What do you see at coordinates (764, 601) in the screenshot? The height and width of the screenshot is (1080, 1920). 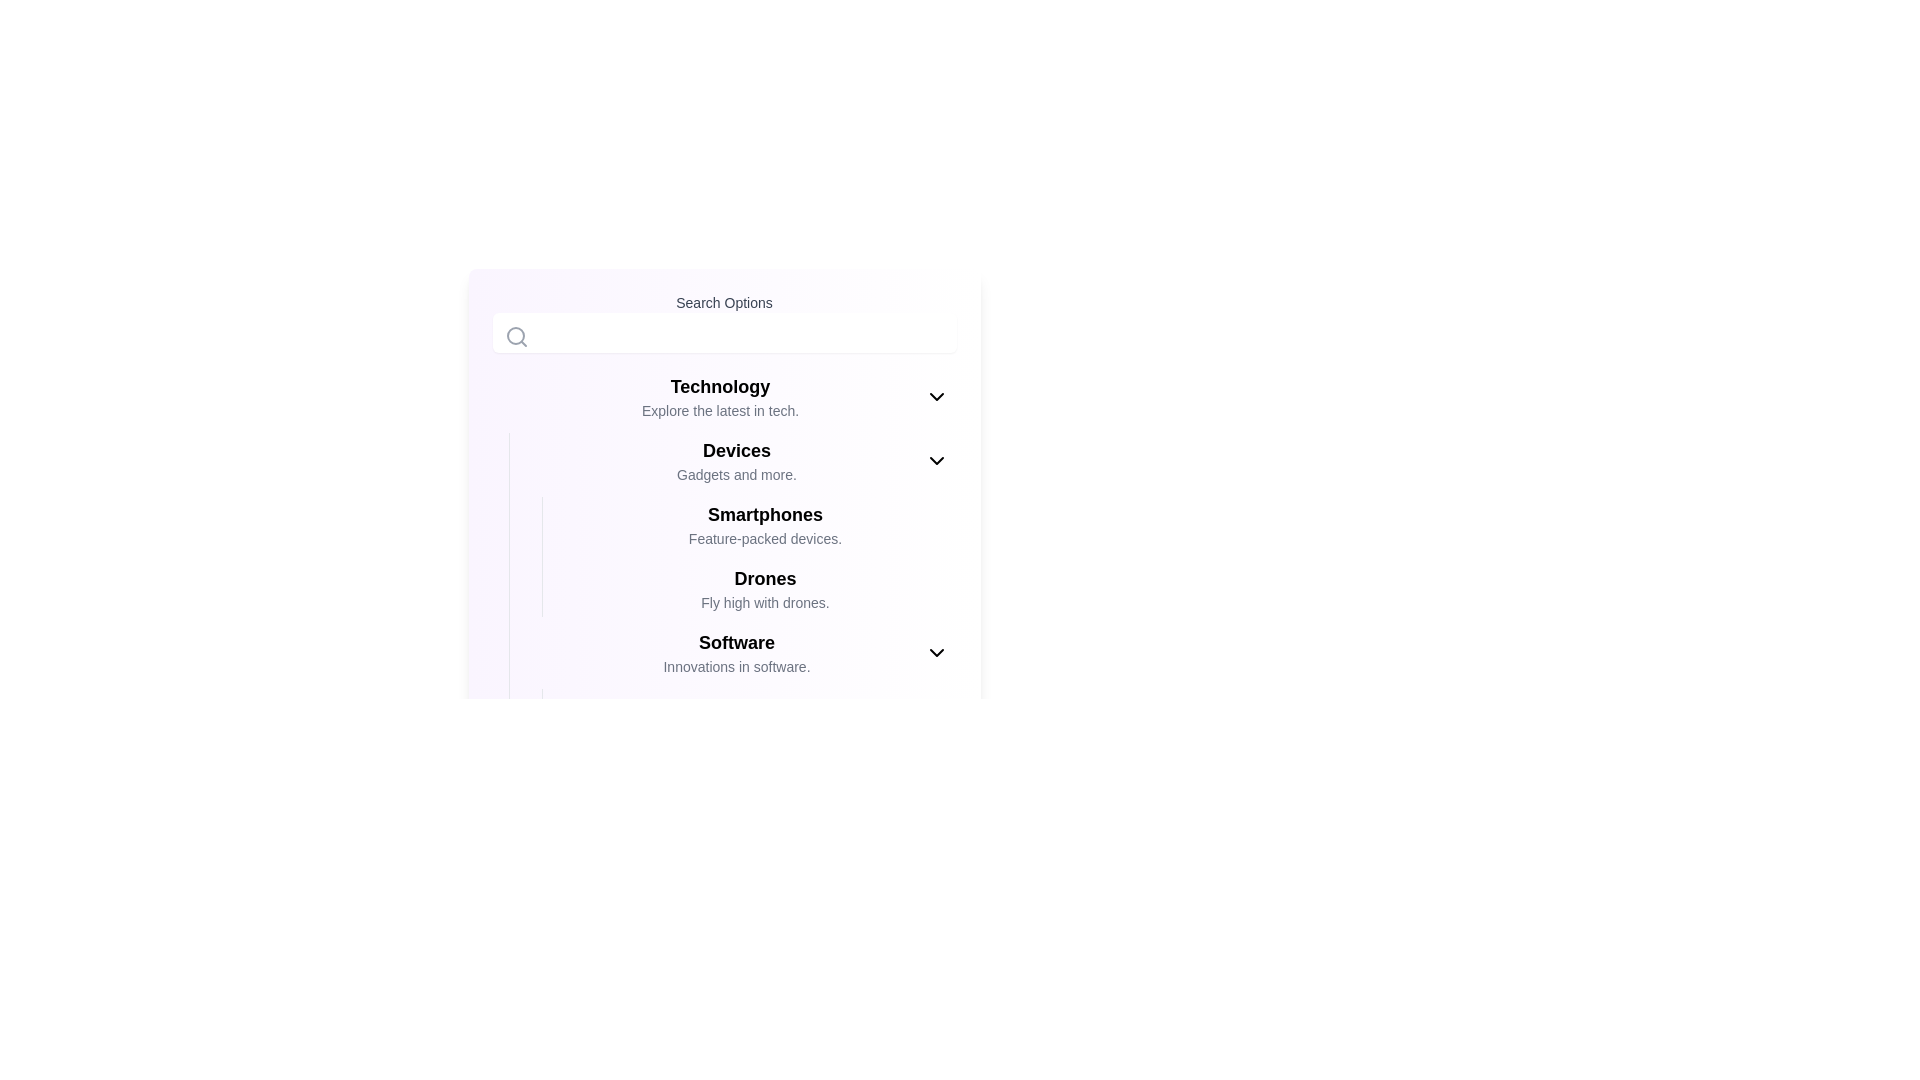 I see `the Text label located beneath the 'Drones' heading, which provides context for the Drones section` at bounding box center [764, 601].